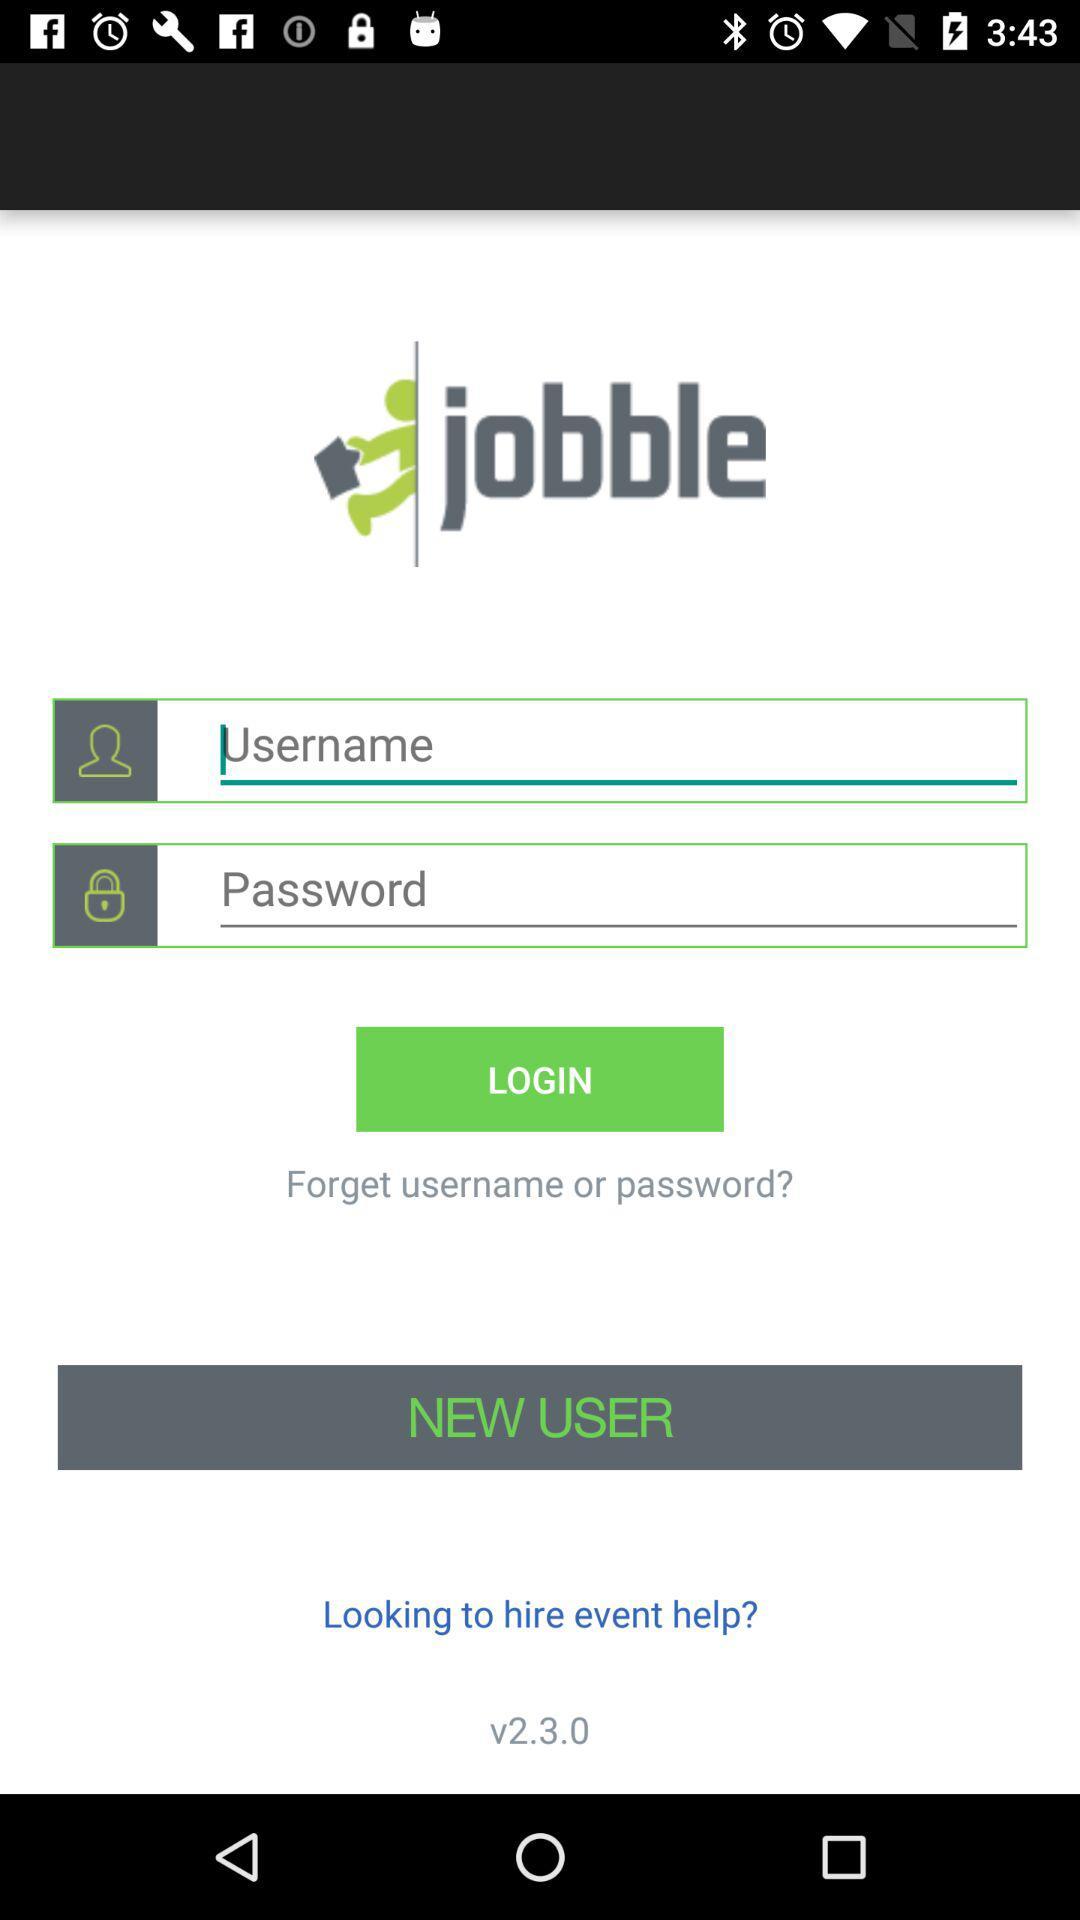  Describe the element at coordinates (538, 1182) in the screenshot. I see `the item below login item` at that location.